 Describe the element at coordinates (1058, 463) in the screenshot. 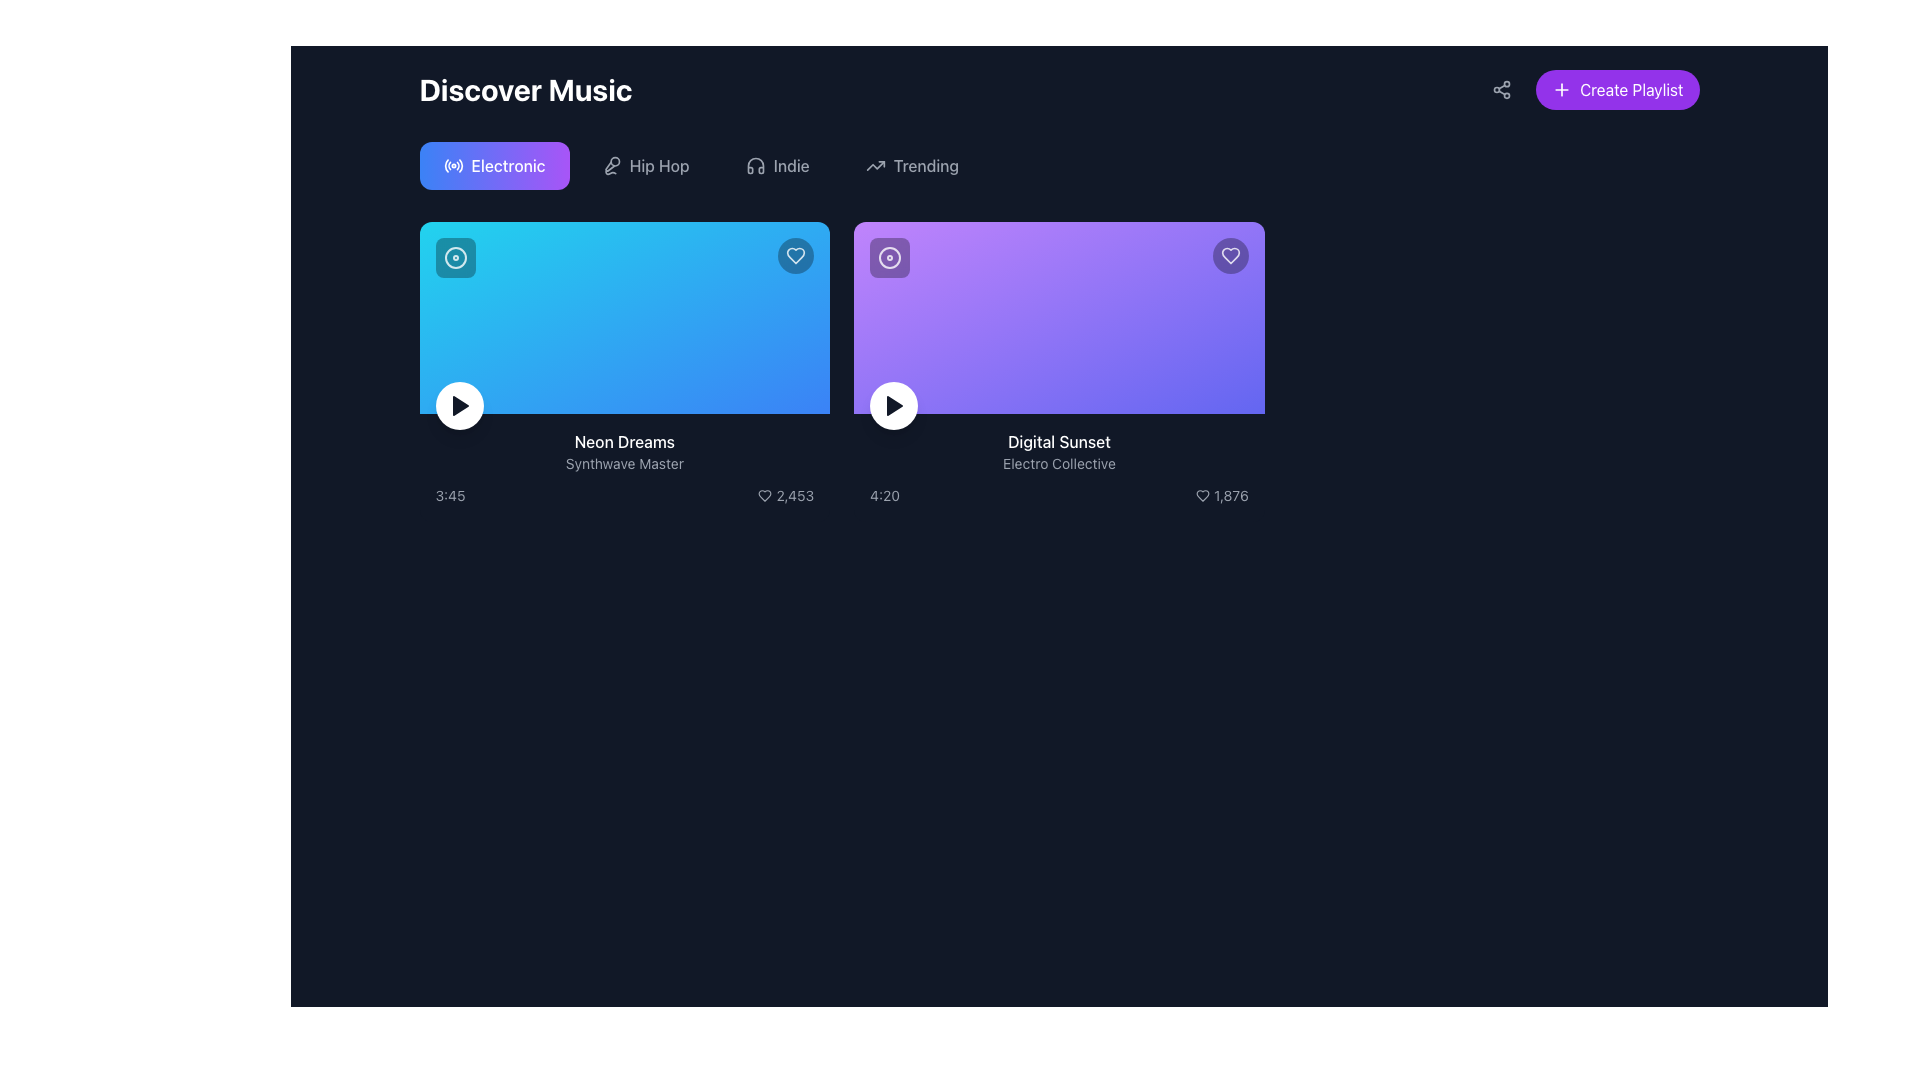

I see `the text label located below the title 'Digital Sunset' for accessibility purposes` at that location.